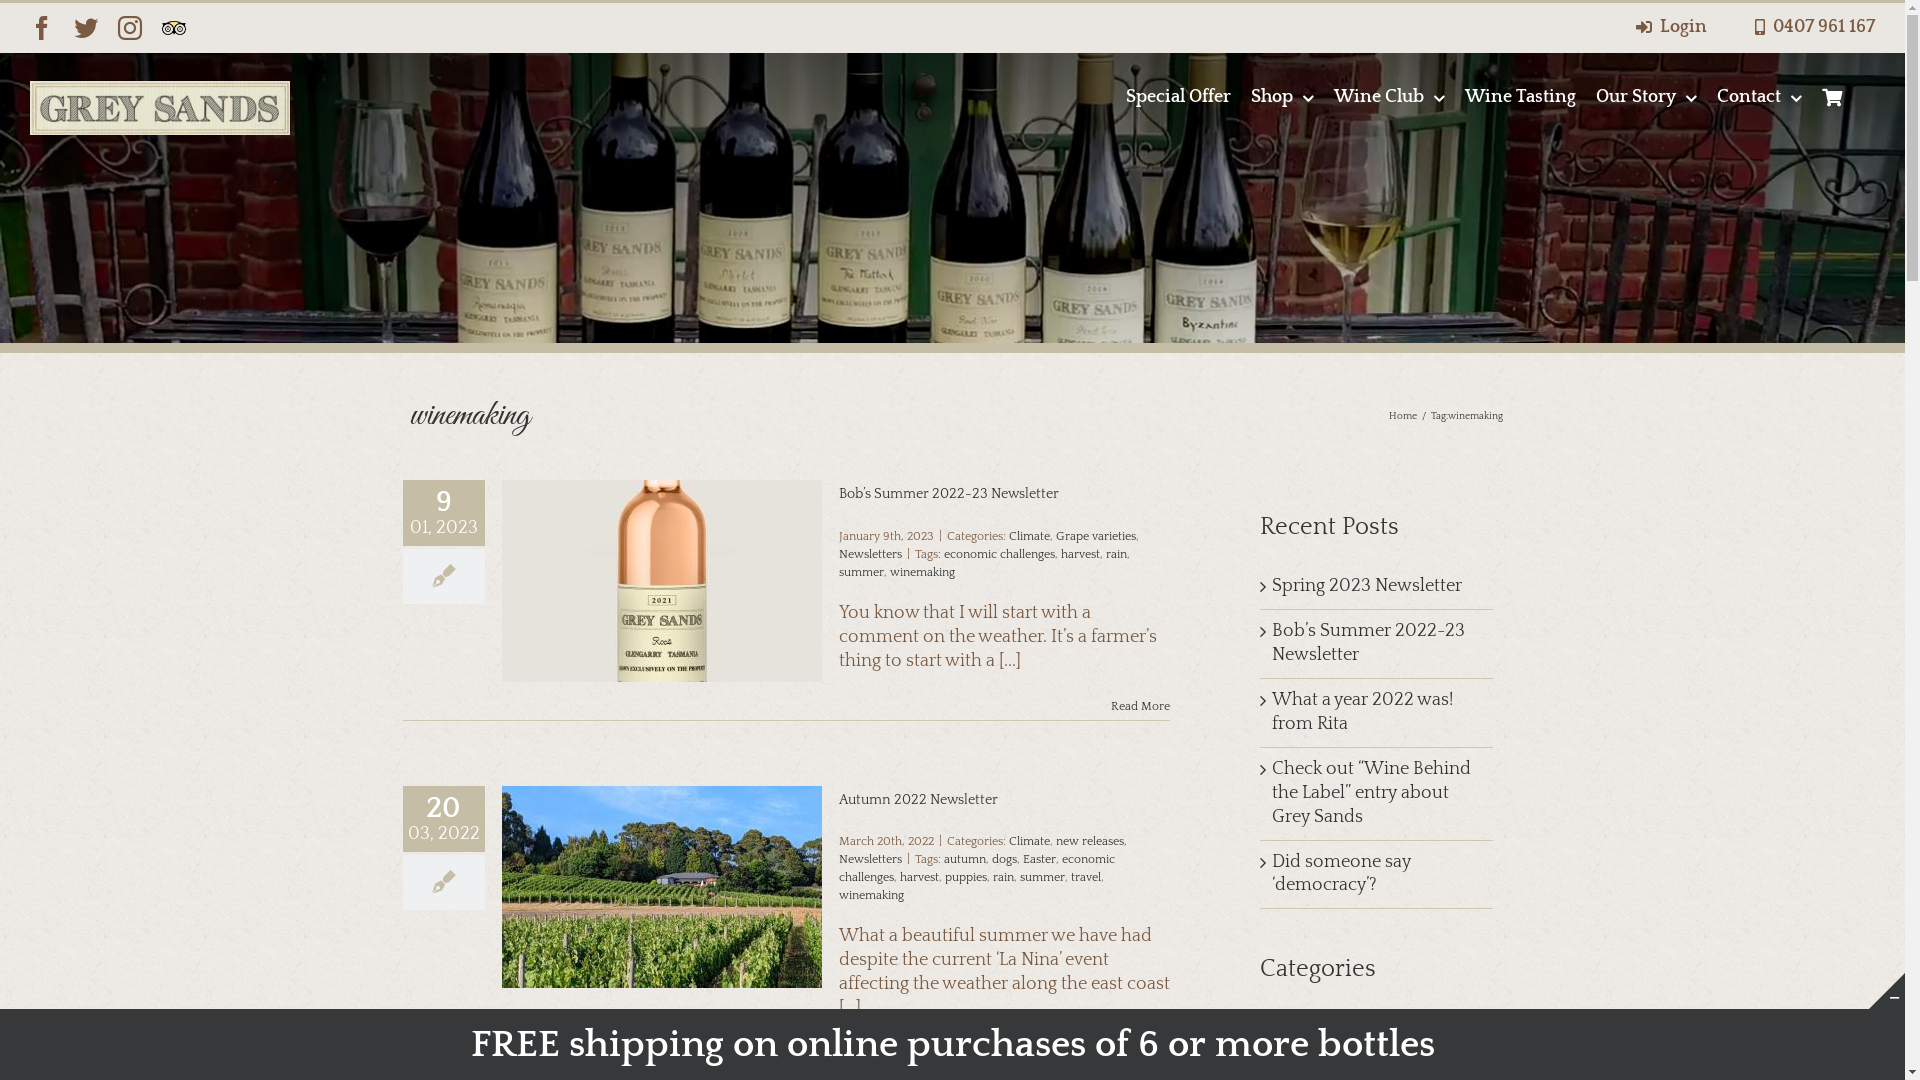 This screenshot has height=1080, width=1920. Describe the element at coordinates (1041, 876) in the screenshot. I see `'summer'` at that location.